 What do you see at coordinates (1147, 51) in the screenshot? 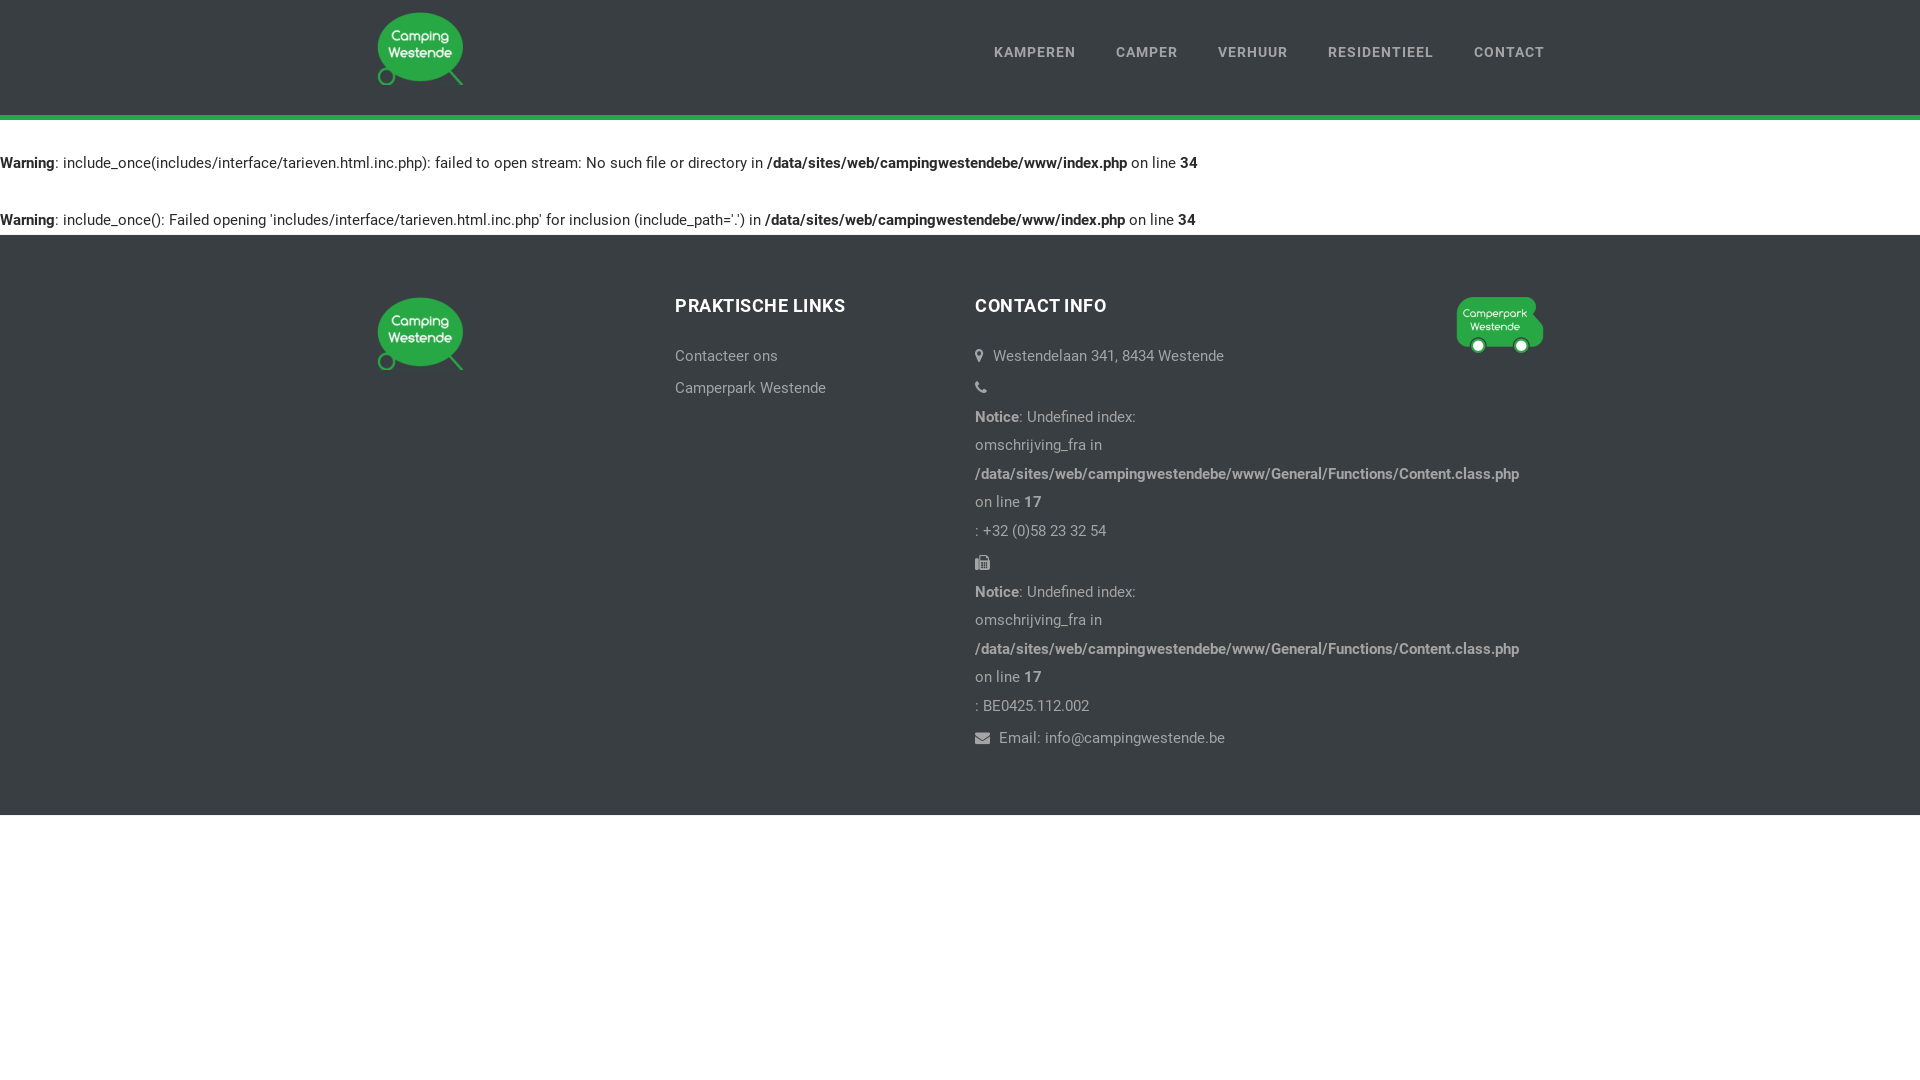
I see `'CAMPER'` at bounding box center [1147, 51].